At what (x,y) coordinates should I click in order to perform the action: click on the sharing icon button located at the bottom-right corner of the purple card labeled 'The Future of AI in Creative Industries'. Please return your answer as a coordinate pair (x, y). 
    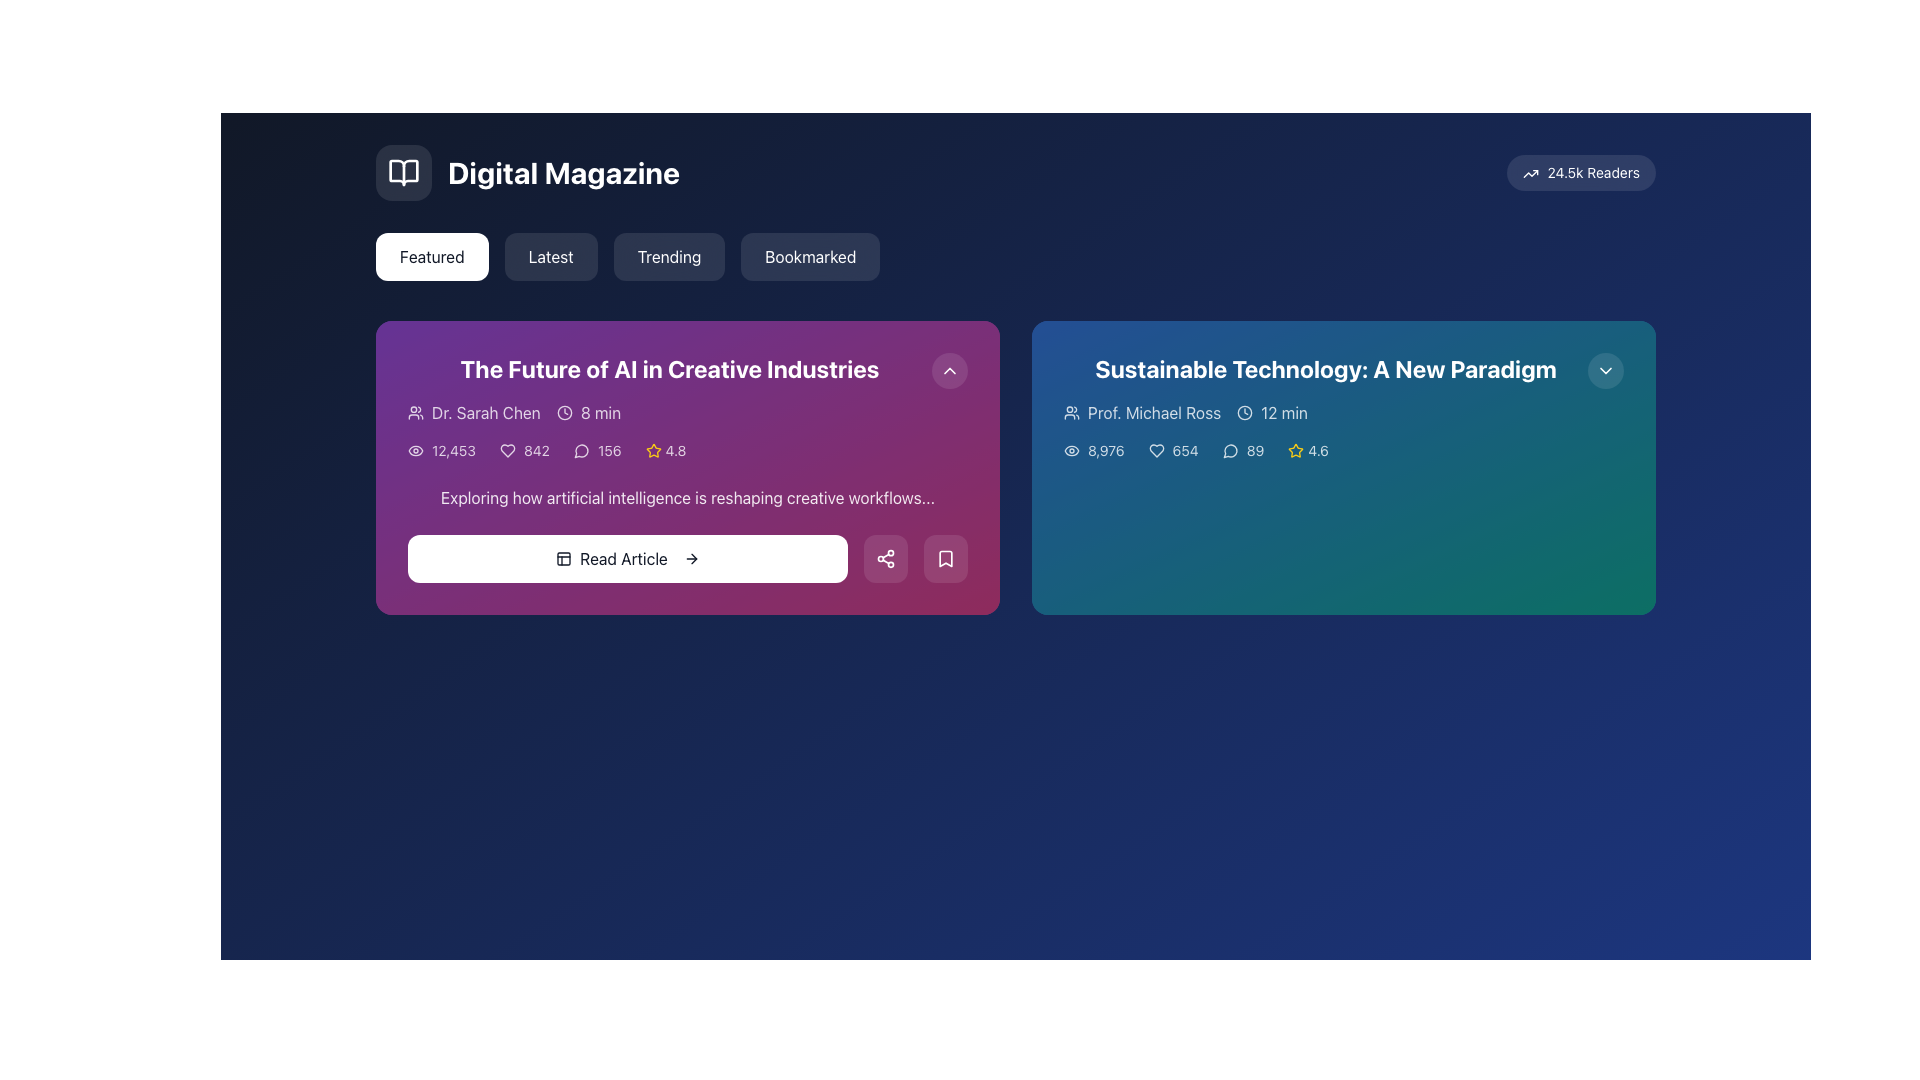
    Looking at the image, I should click on (885, 559).